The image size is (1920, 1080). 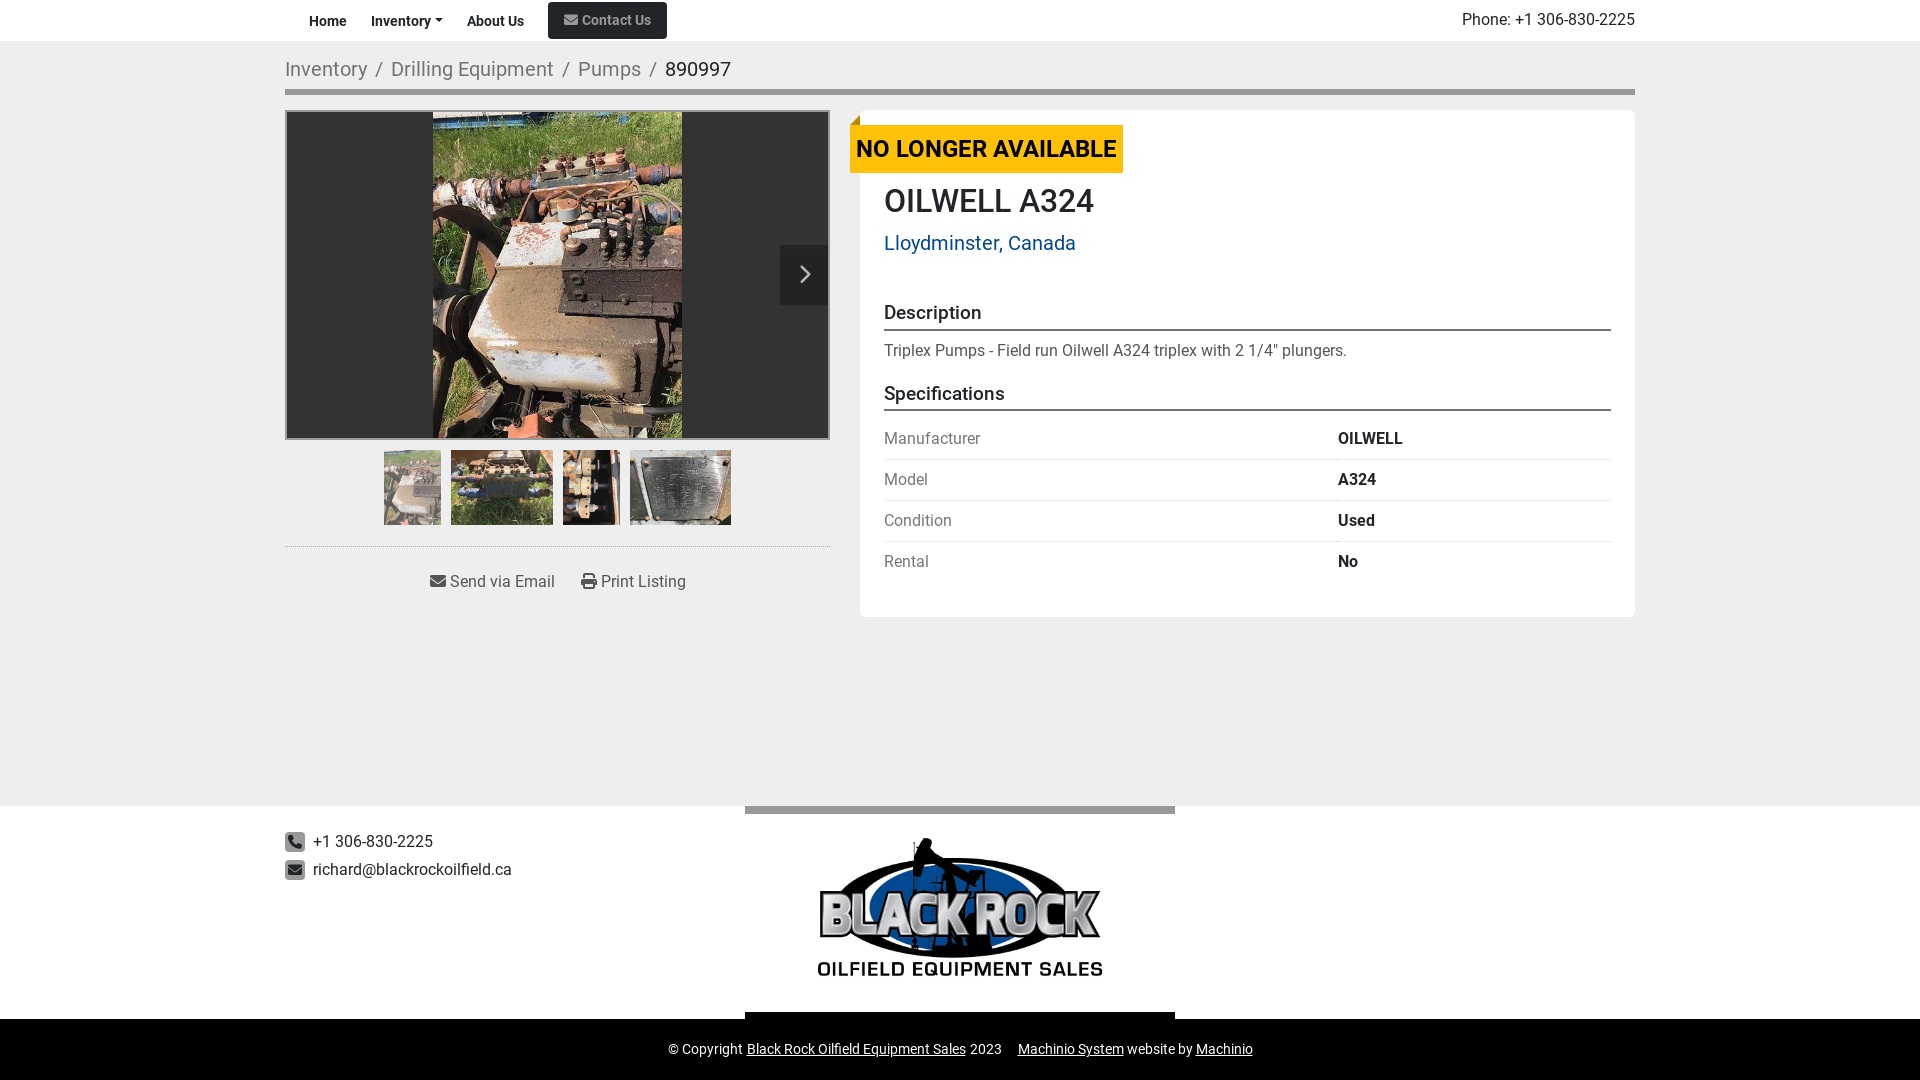 I want to click on '+1 306-830-2225', so click(x=311, y=841).